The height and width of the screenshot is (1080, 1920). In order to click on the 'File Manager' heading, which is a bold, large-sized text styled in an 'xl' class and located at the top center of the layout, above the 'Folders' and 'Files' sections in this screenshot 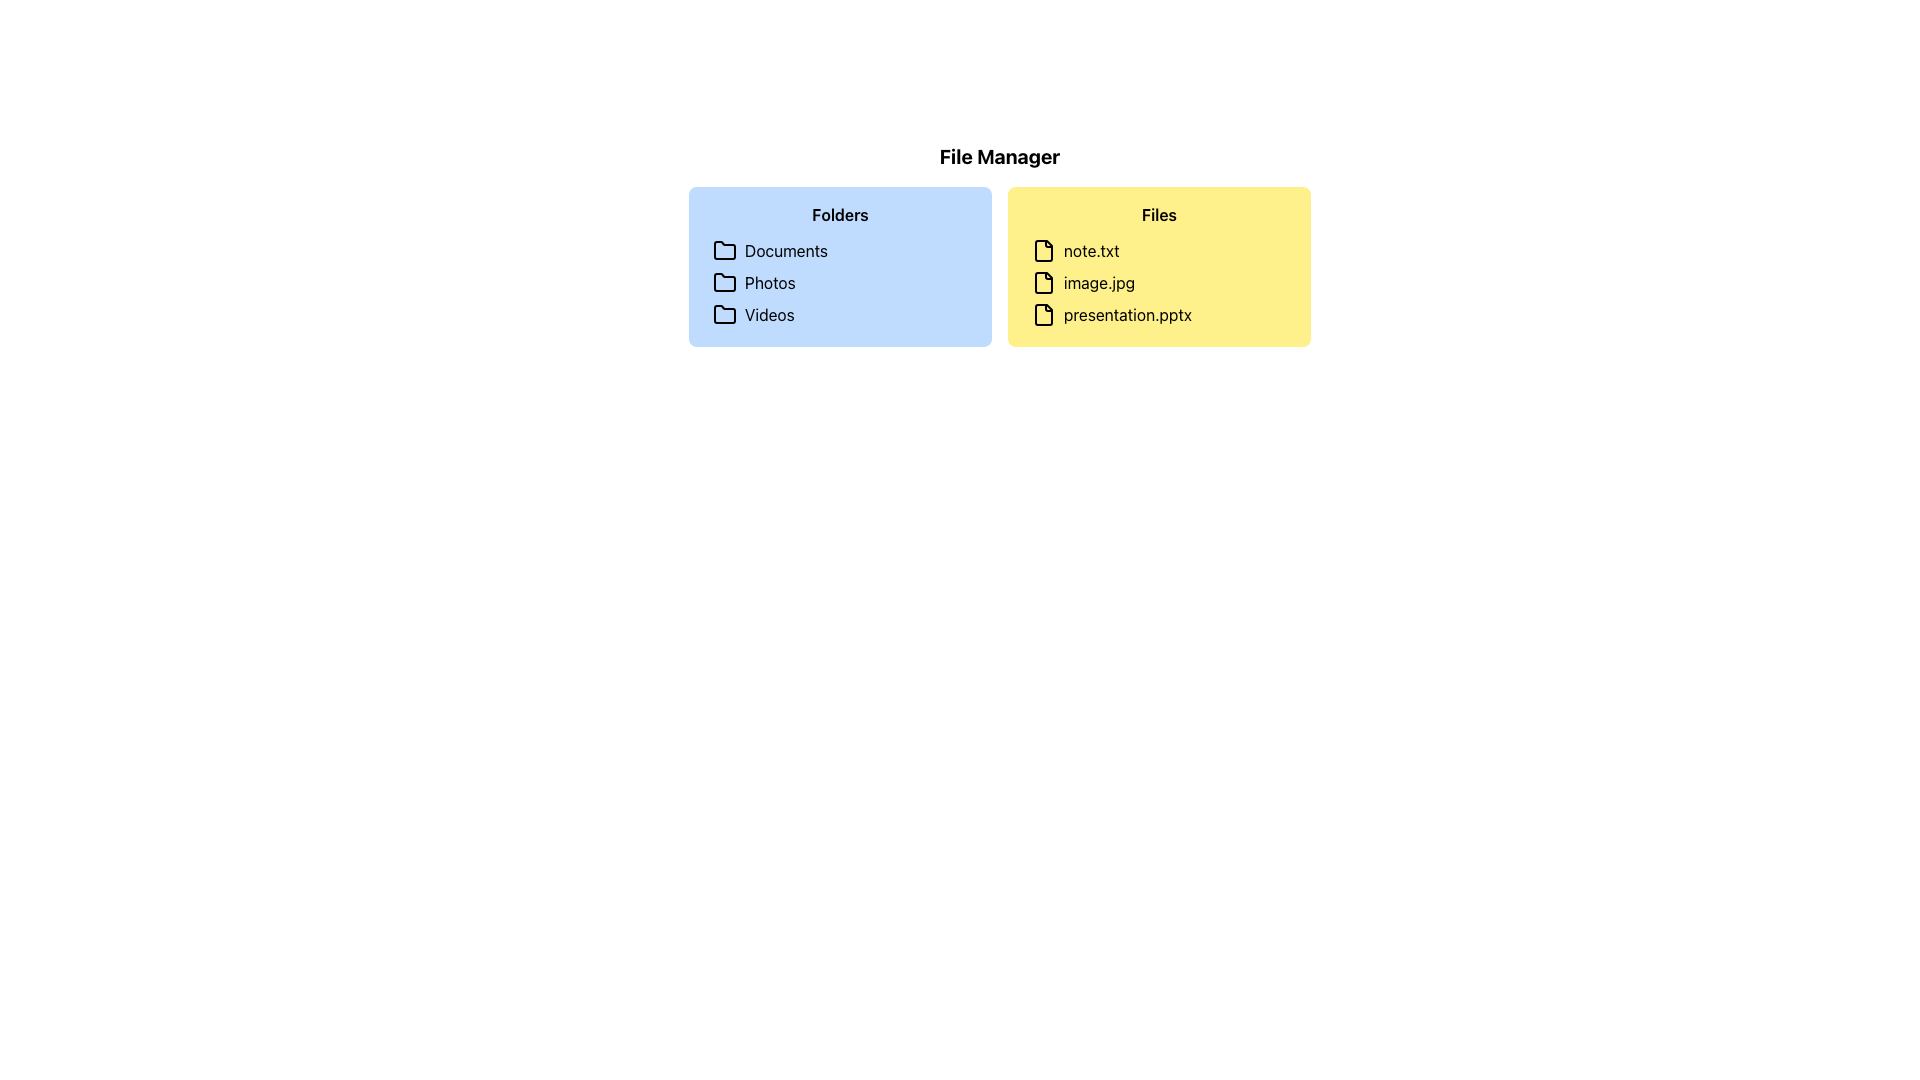, I will do `click(999, 156)`.